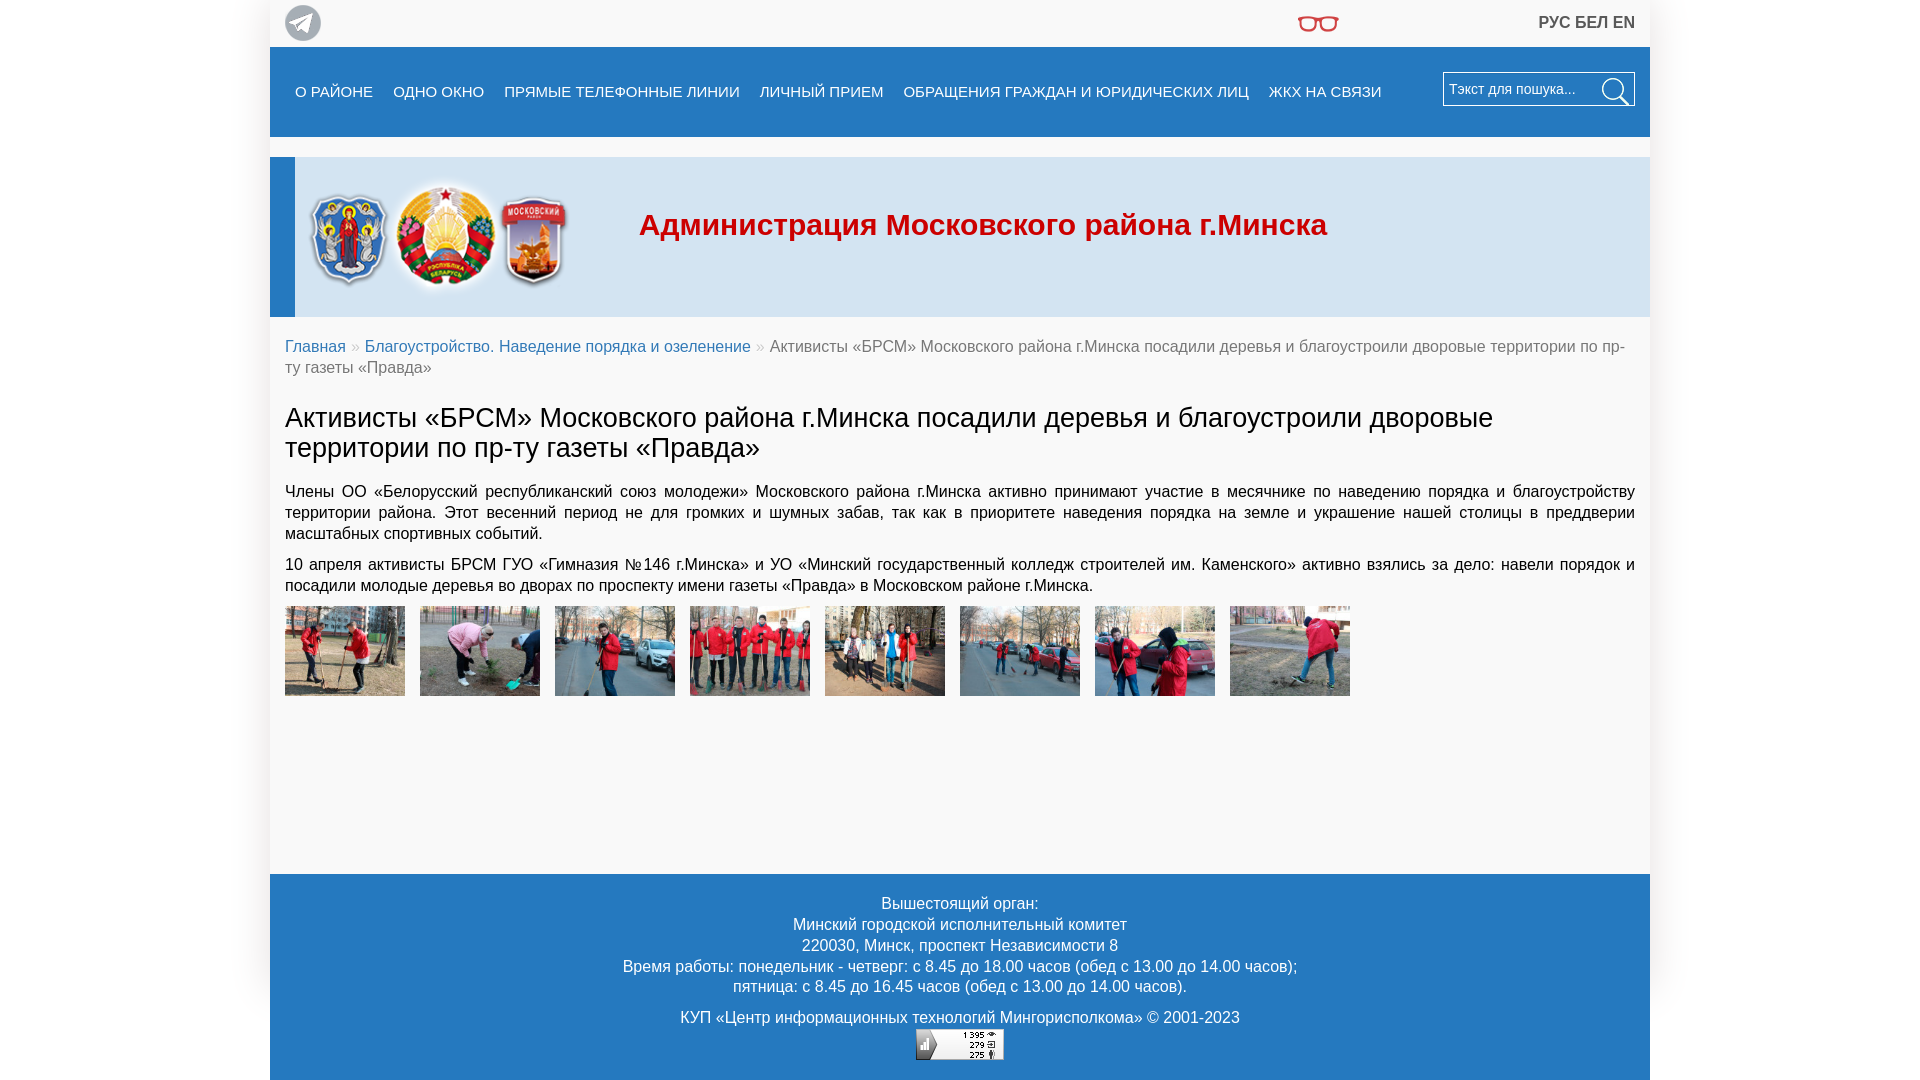 This screenshot has height=1080, width=1920. What do you see at coordinates (1623, 22) in the screenshot?
I see `'EN'` at bounding box center [1623, 22].